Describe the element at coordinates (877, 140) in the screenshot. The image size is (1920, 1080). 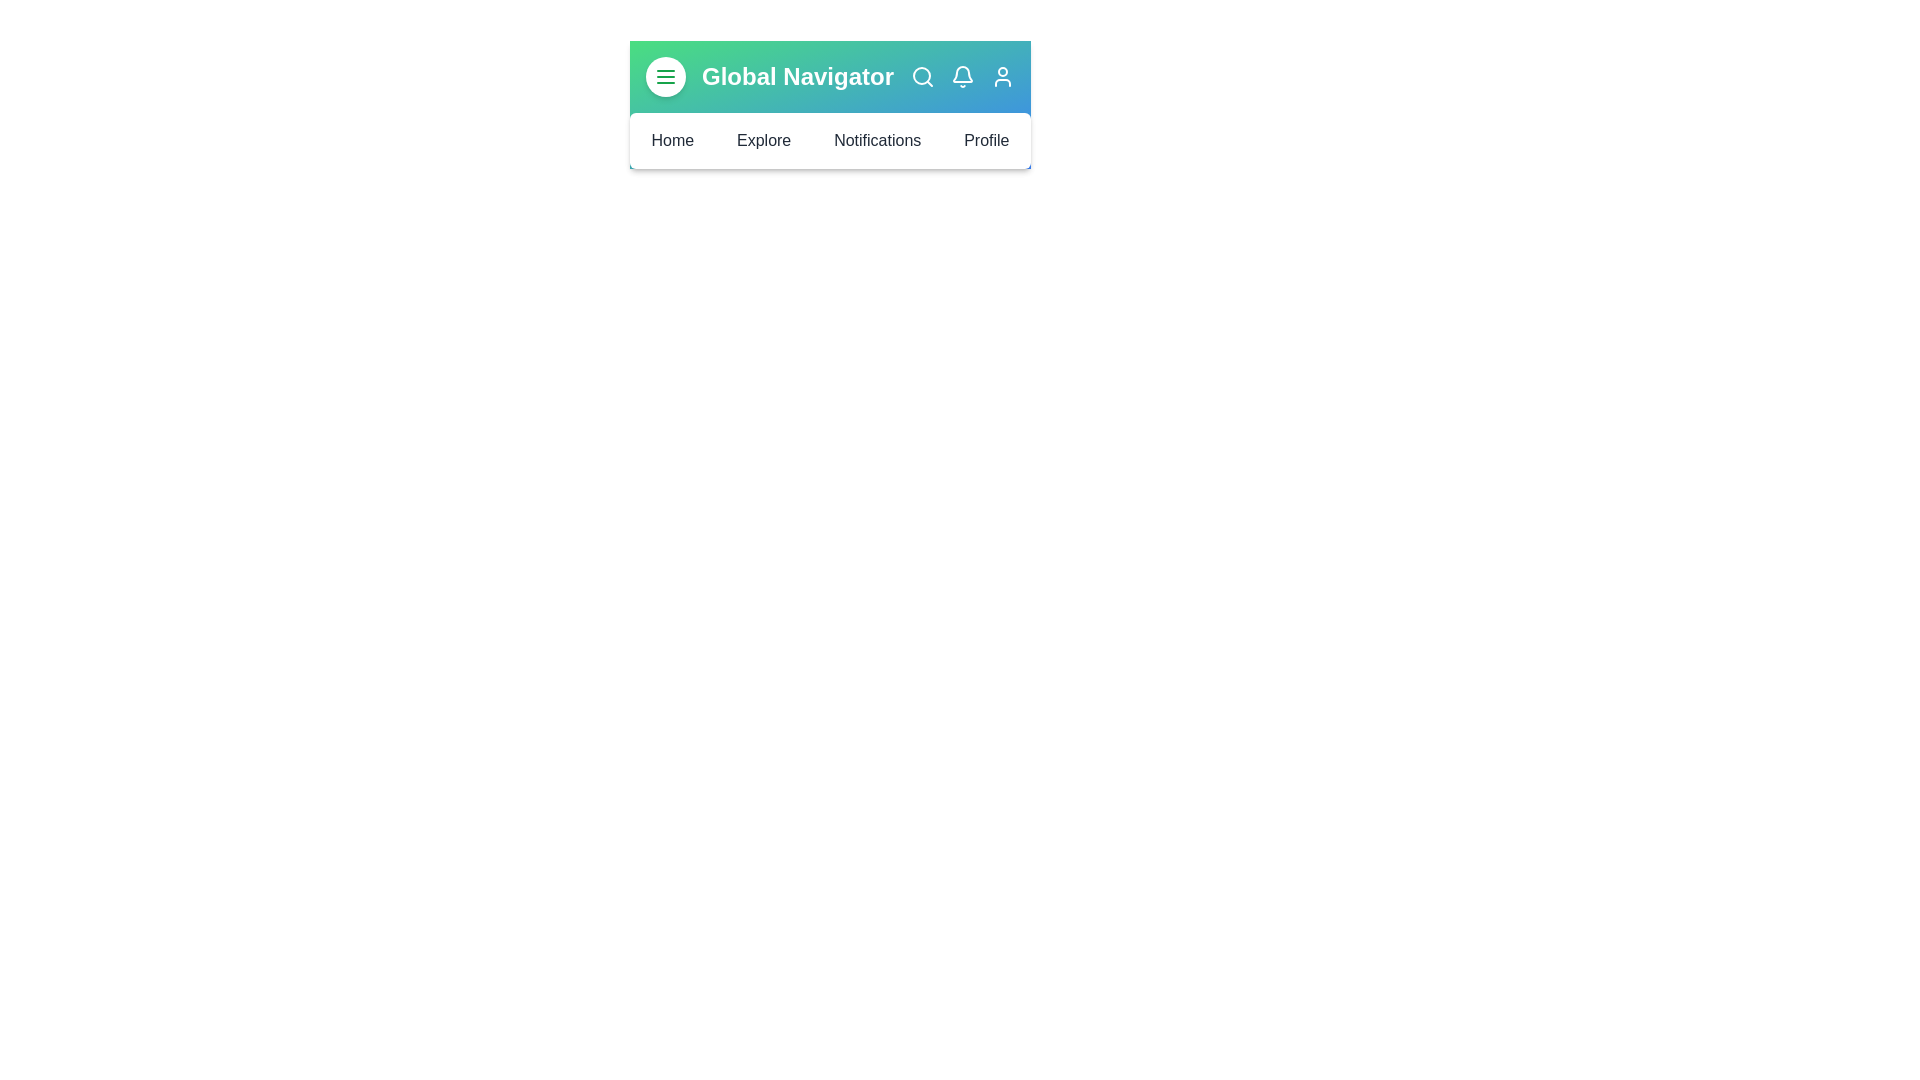
I see `the navigation menu item Notifications to navigate to the corresponding section` at that location.